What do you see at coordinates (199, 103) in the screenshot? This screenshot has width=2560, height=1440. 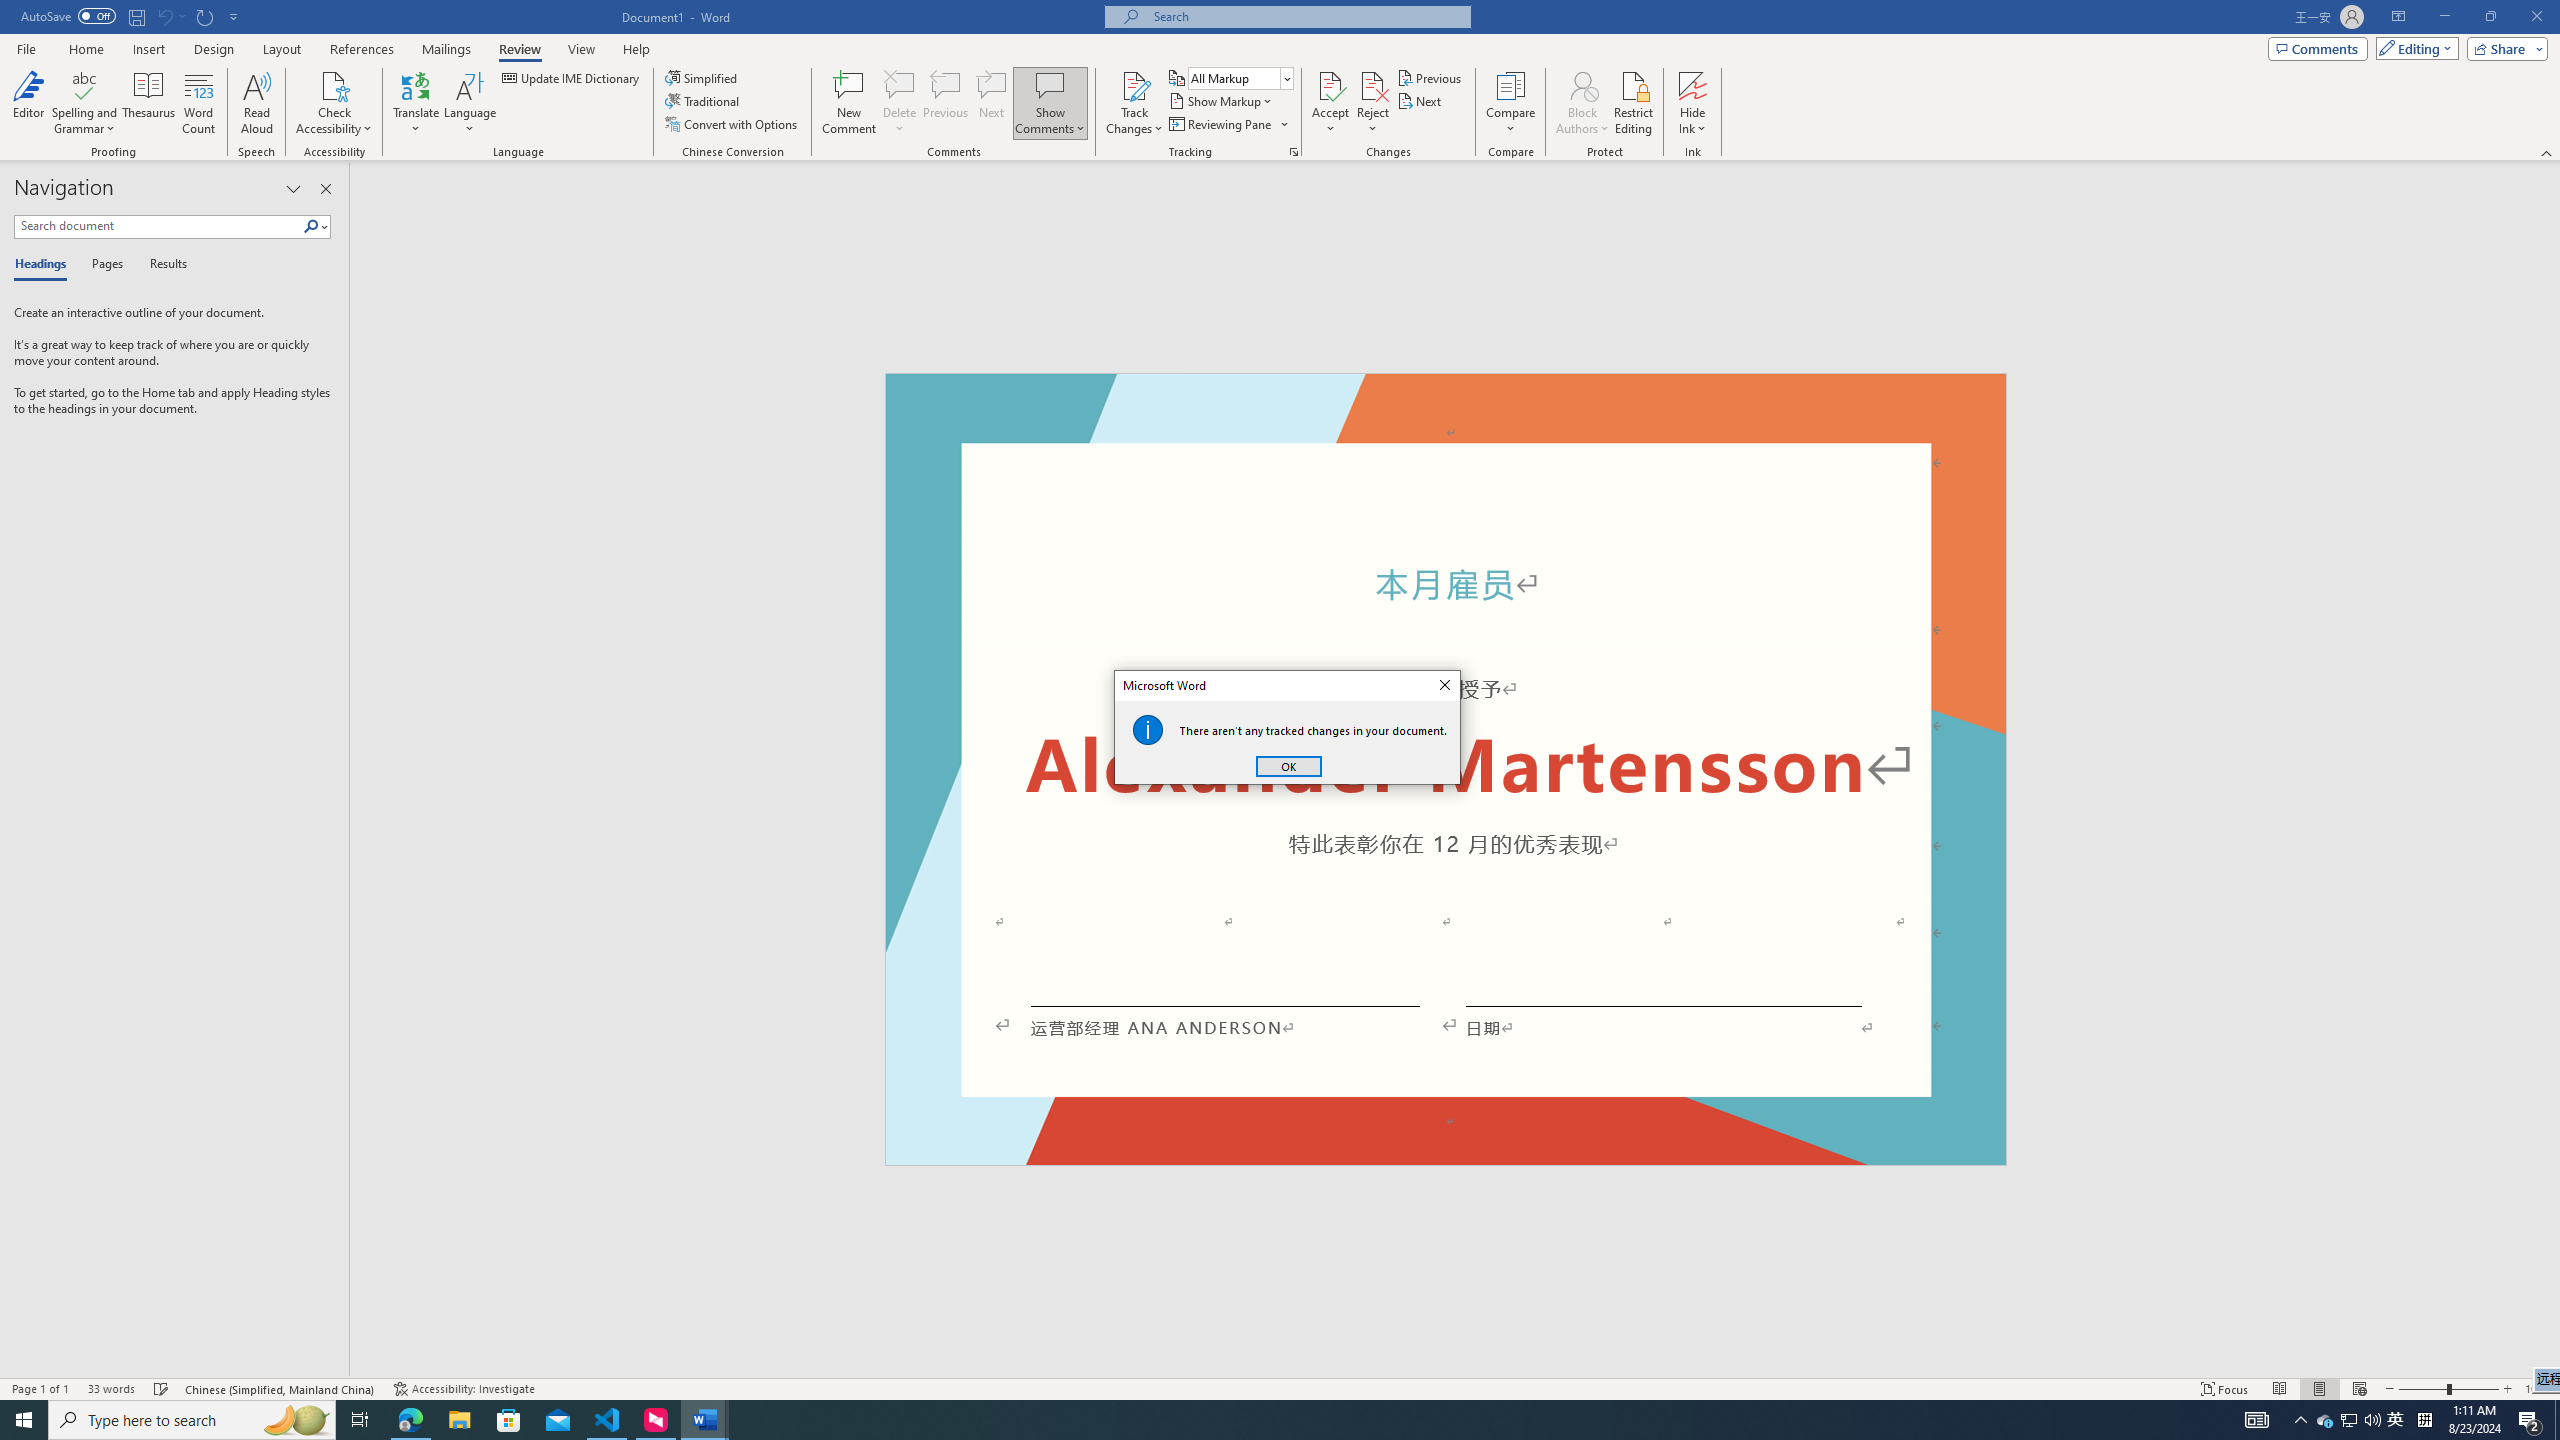 I see `'Word Count'` at bounding box center [199, 103].